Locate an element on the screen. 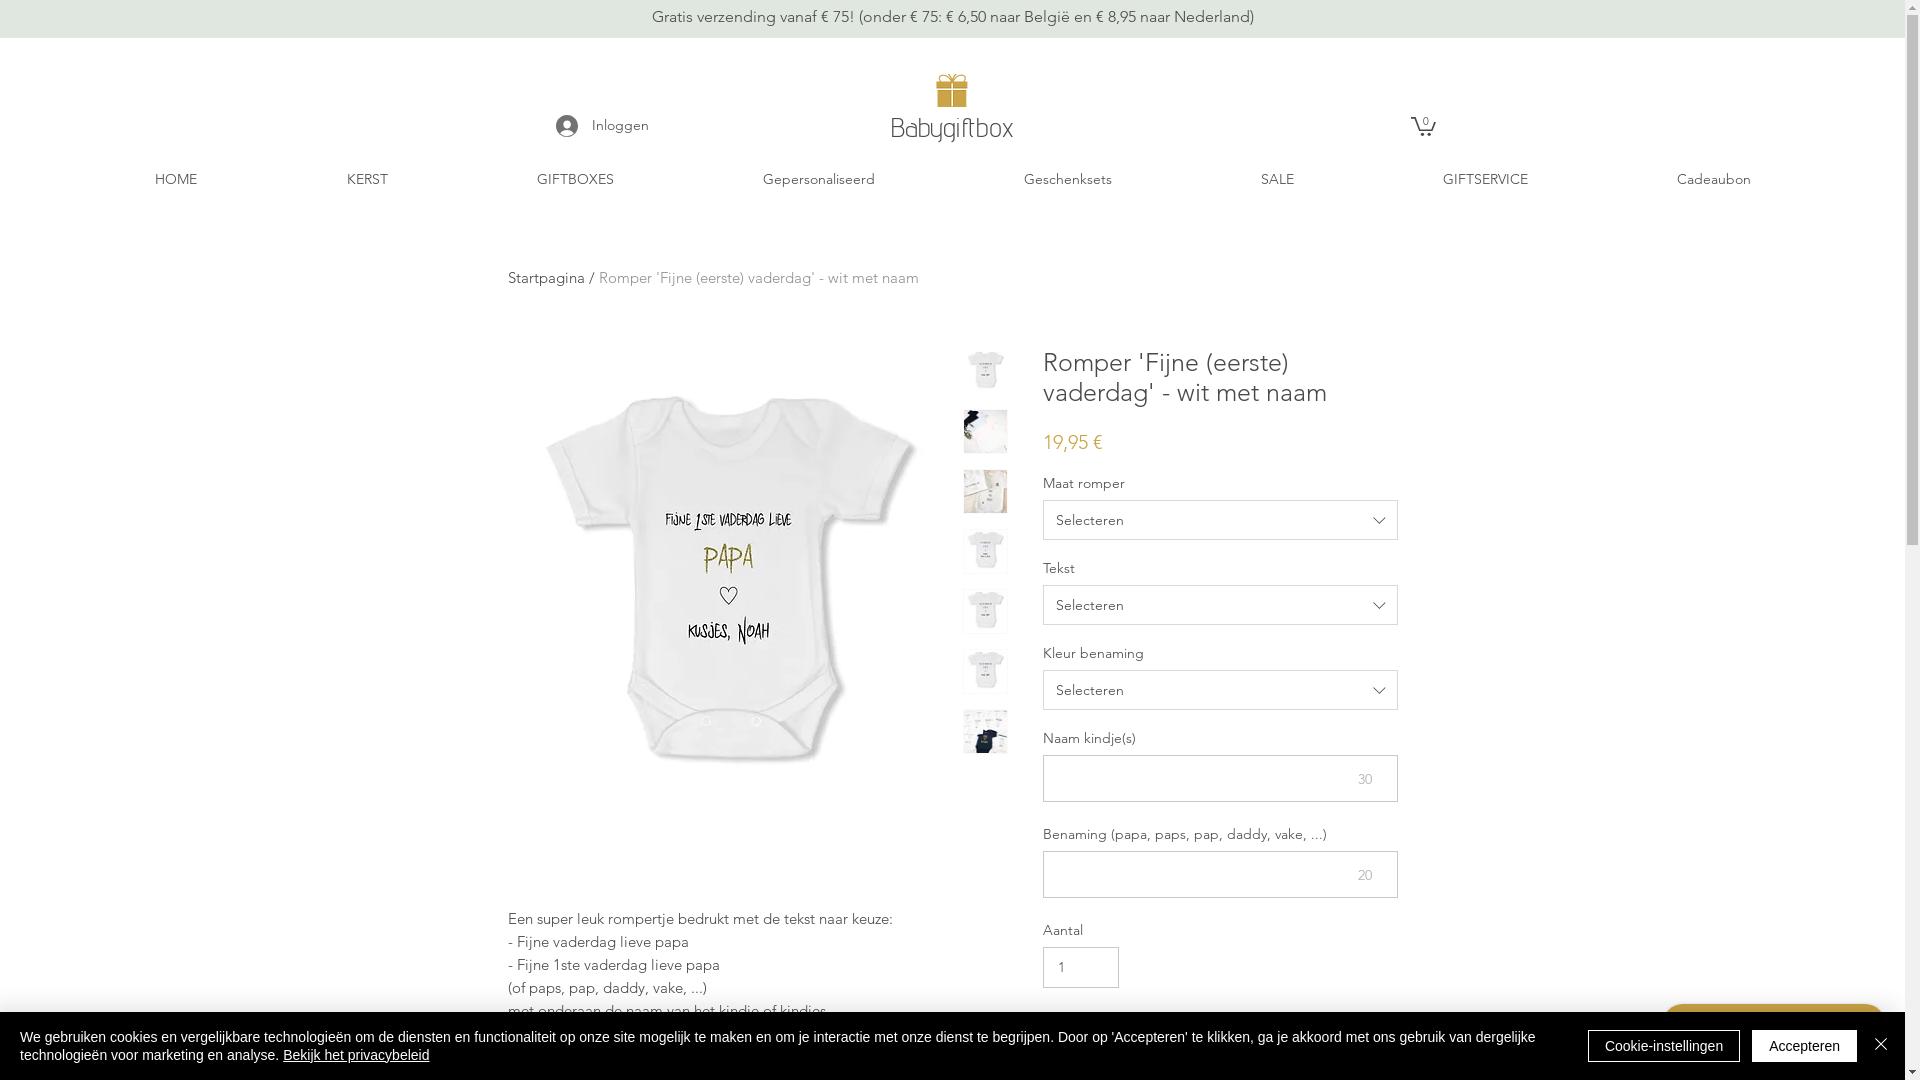 The height and width of the screenshot is (1080, 1920). 'GIFTSERVICE' is located at coordinates (1484, 178).